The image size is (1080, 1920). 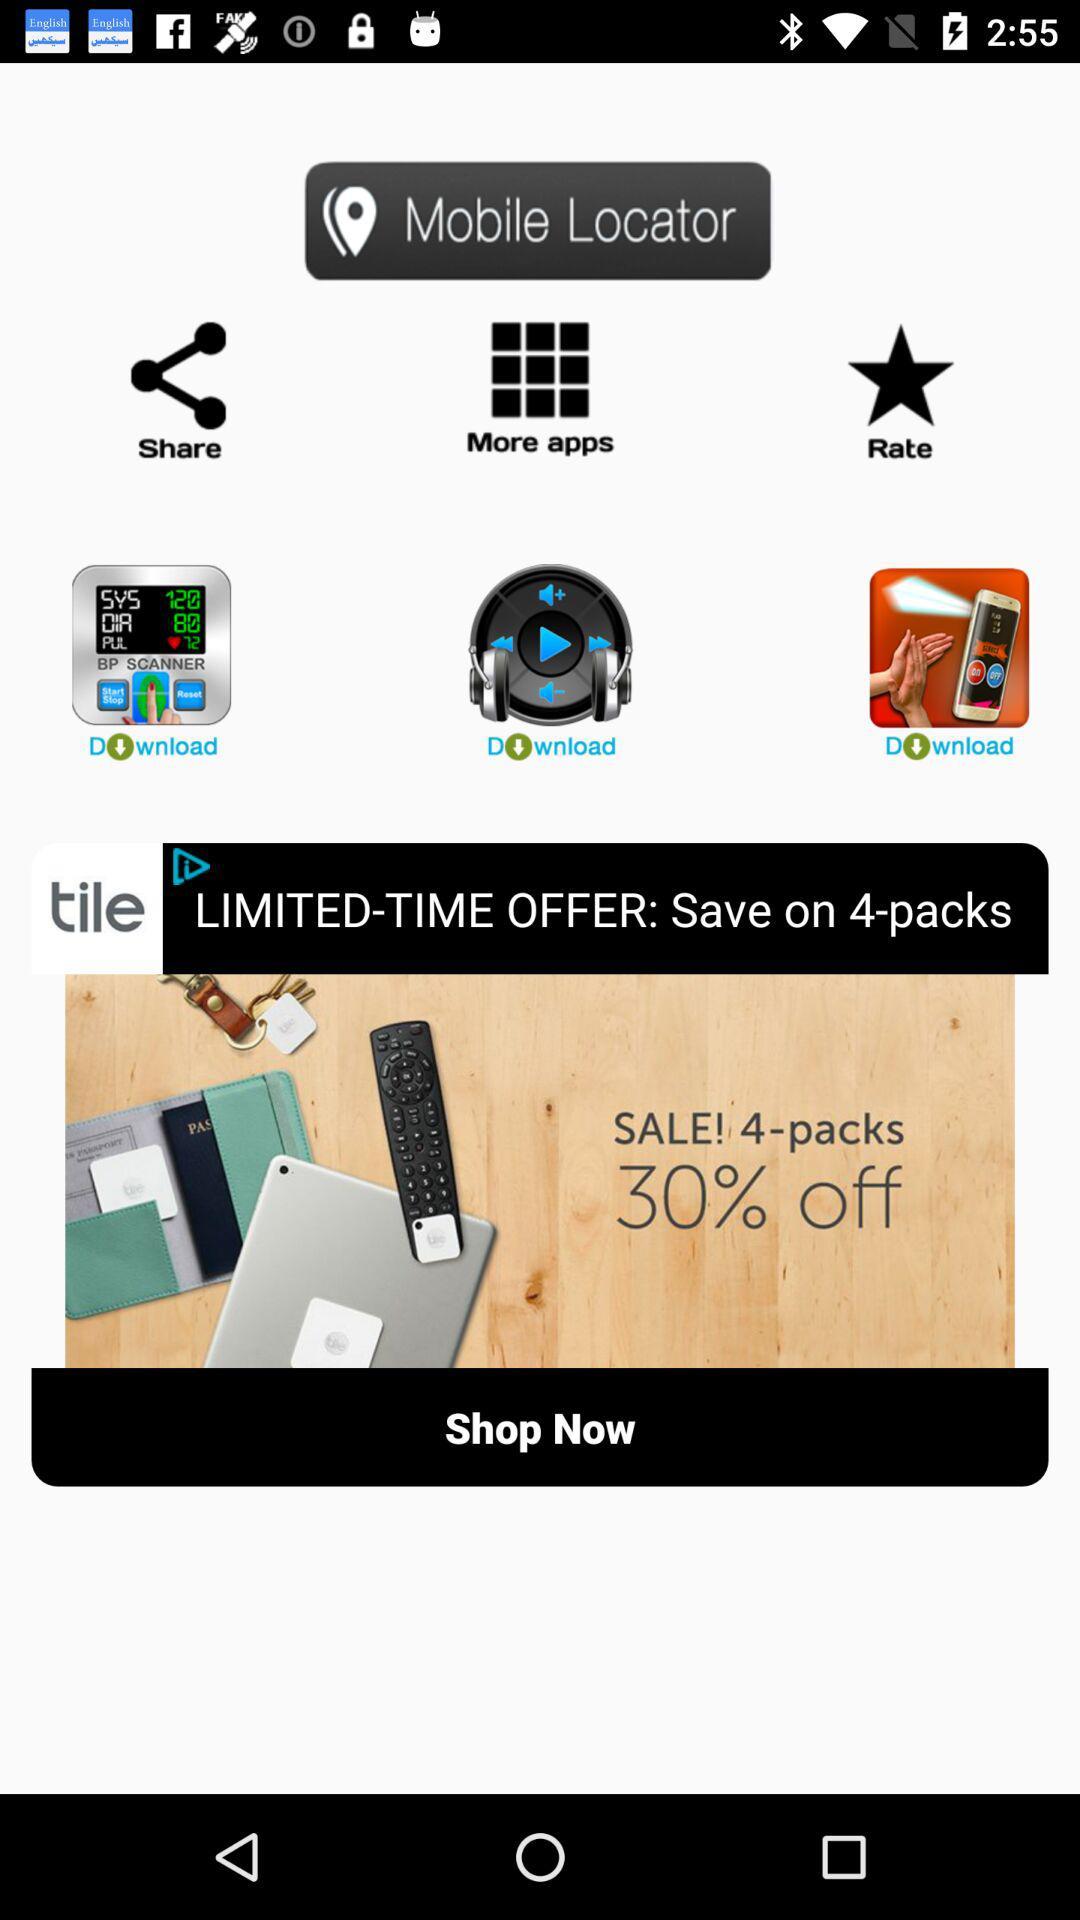 What do you see at coordinates (540, 1171) in the screenshot?
I see `the button above shop now item` at bounding box center [540, 1171].